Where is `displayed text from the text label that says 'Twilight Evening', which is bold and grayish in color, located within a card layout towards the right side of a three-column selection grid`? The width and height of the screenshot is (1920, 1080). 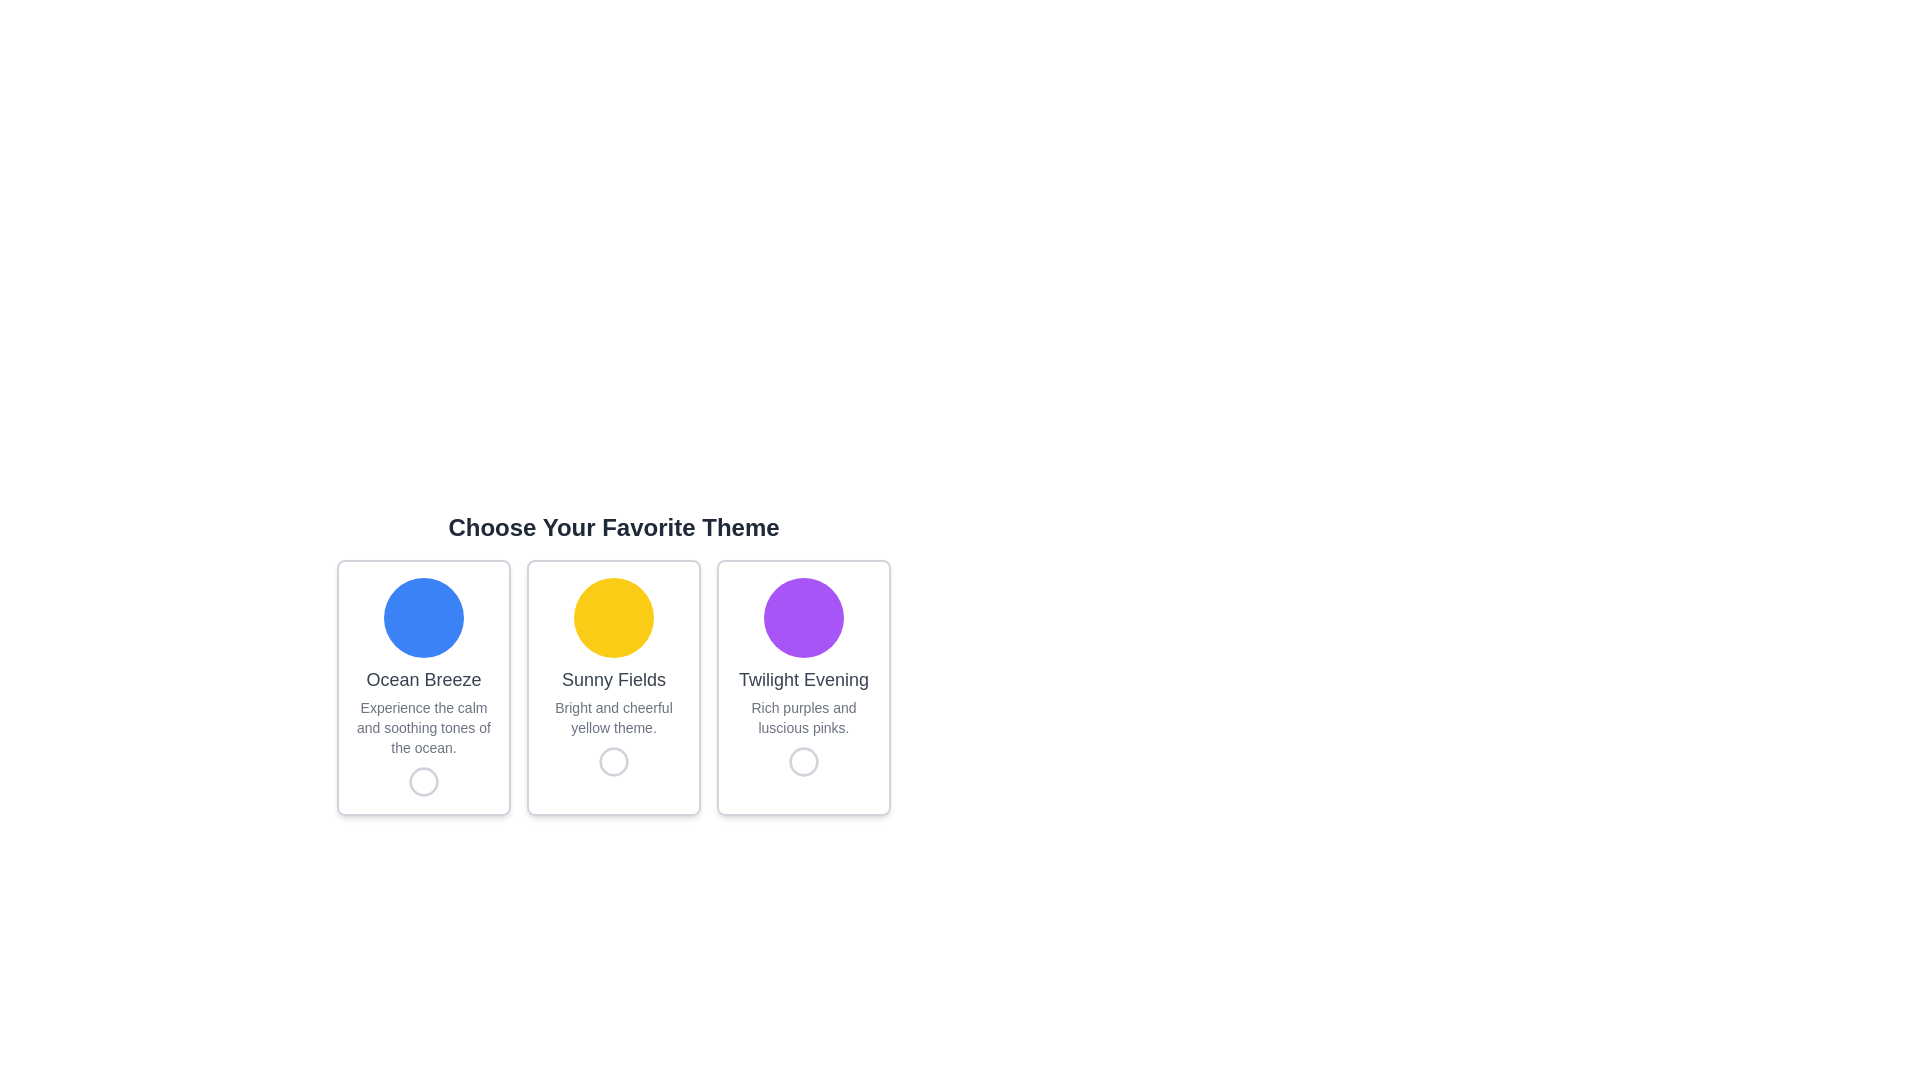 displayed text from the text label that says 'Twilight Evening', which is bold and grayish in color, located within a card layout towards the right side of a three-column selection grid is located at coordinates (804, 678).